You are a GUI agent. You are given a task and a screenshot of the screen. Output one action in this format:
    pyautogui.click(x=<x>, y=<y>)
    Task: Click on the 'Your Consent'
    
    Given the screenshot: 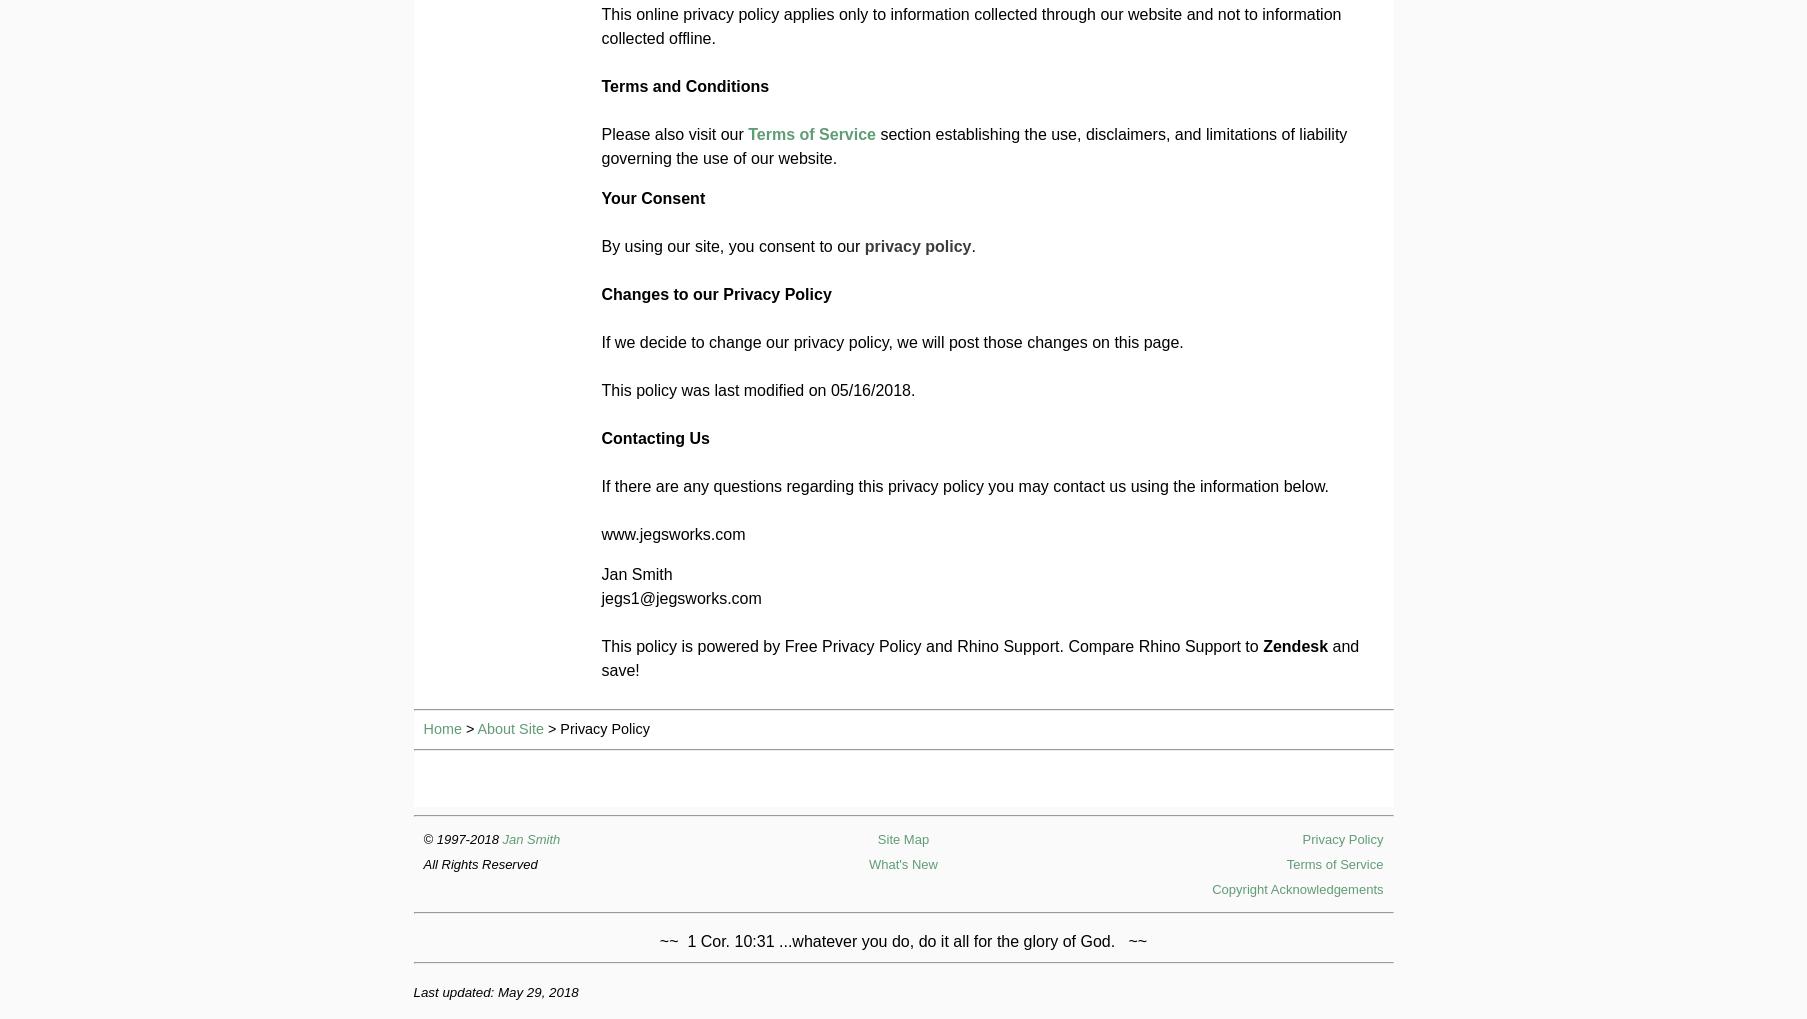 What is the action you would take?
    pyautogui.click(x=601, y=197)
    